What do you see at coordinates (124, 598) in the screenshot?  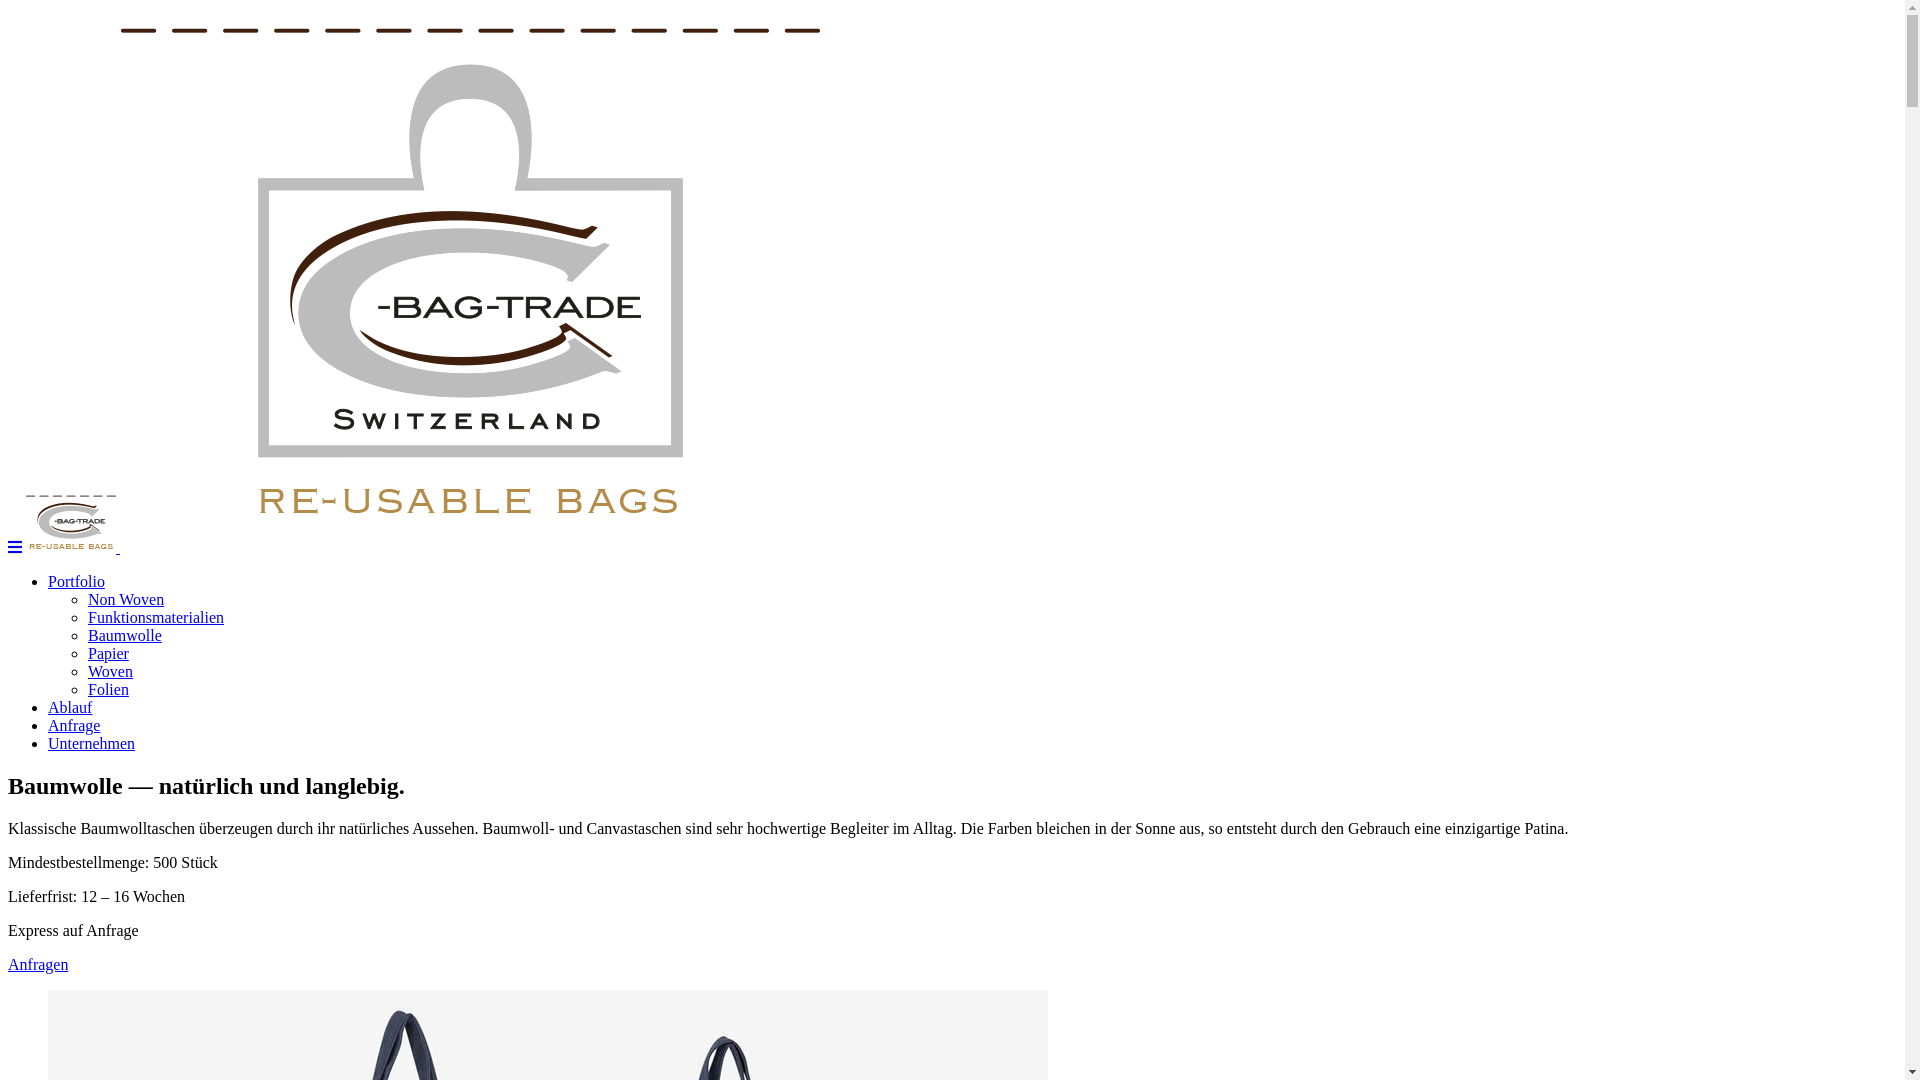 I see `'Non Woven'` at bounding box center [124, 598].